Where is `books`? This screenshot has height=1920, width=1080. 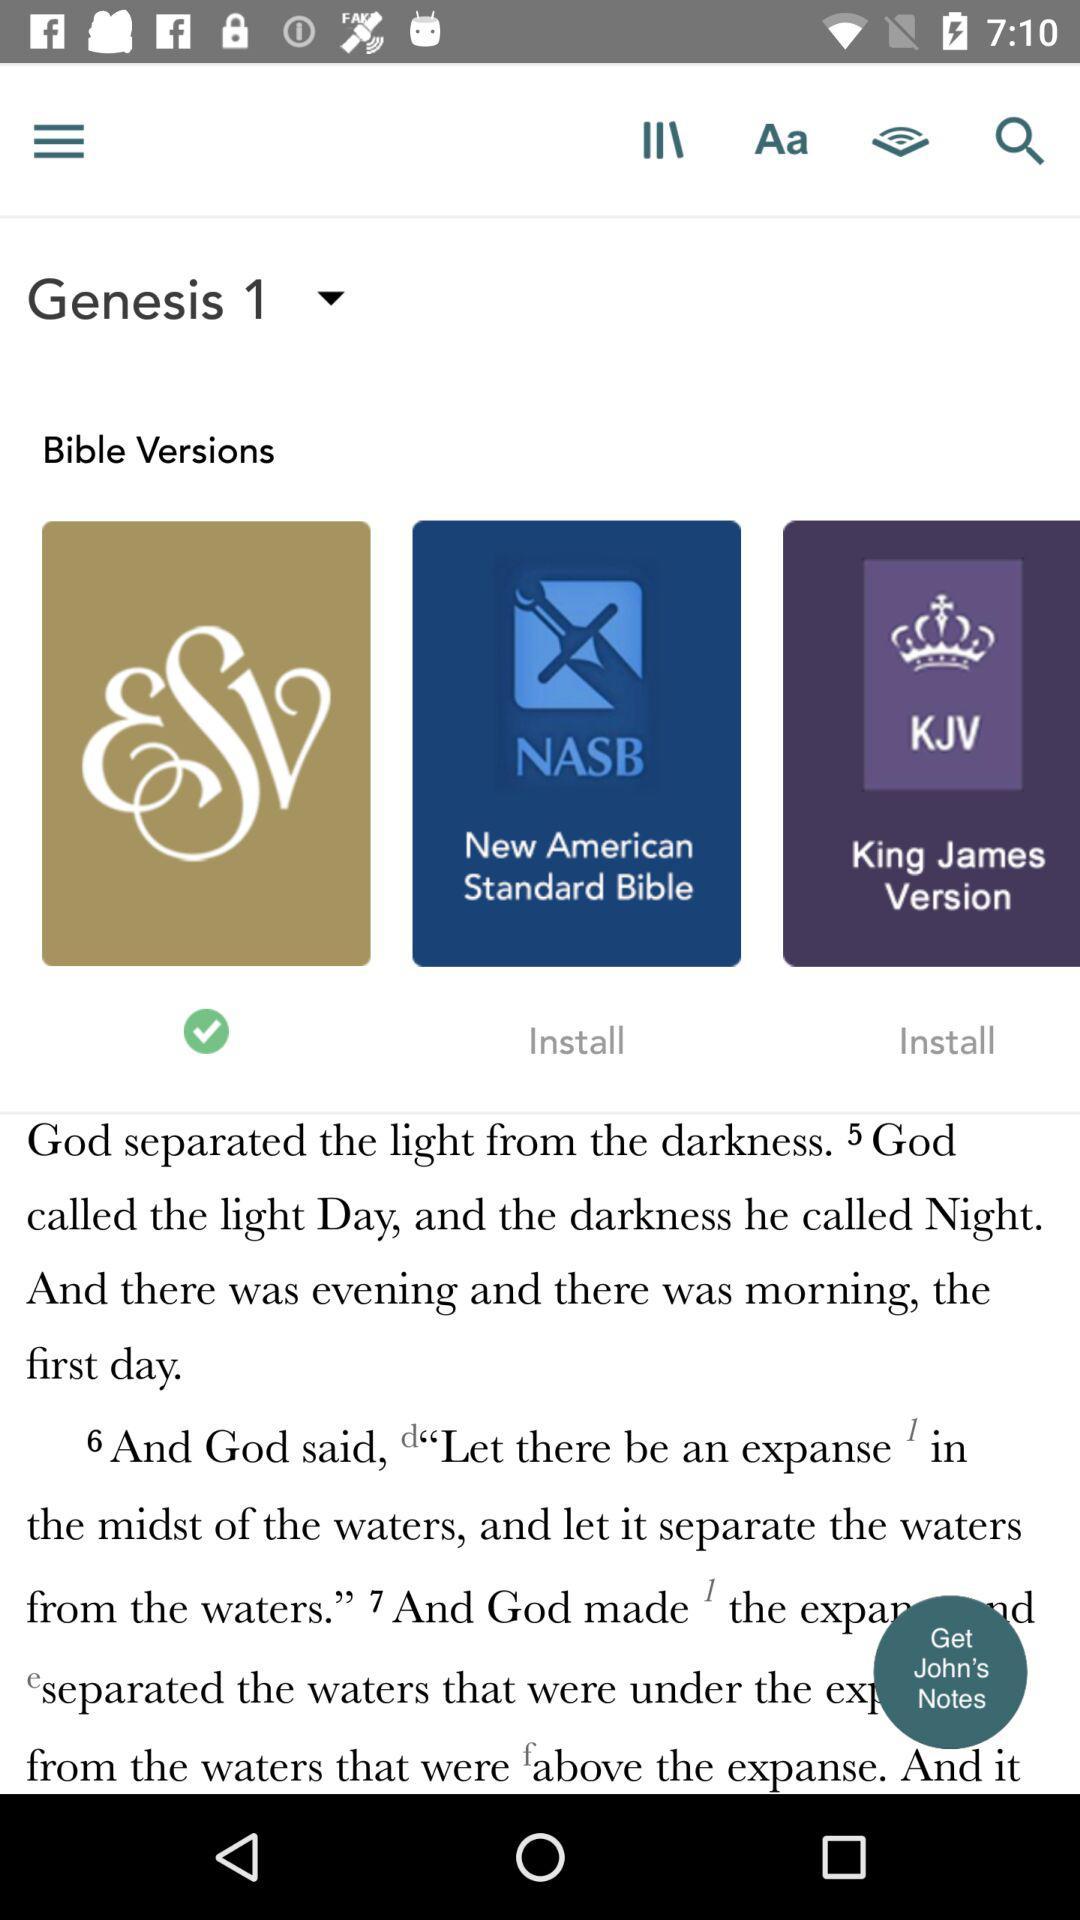
books is located at coordinates (662, 139).